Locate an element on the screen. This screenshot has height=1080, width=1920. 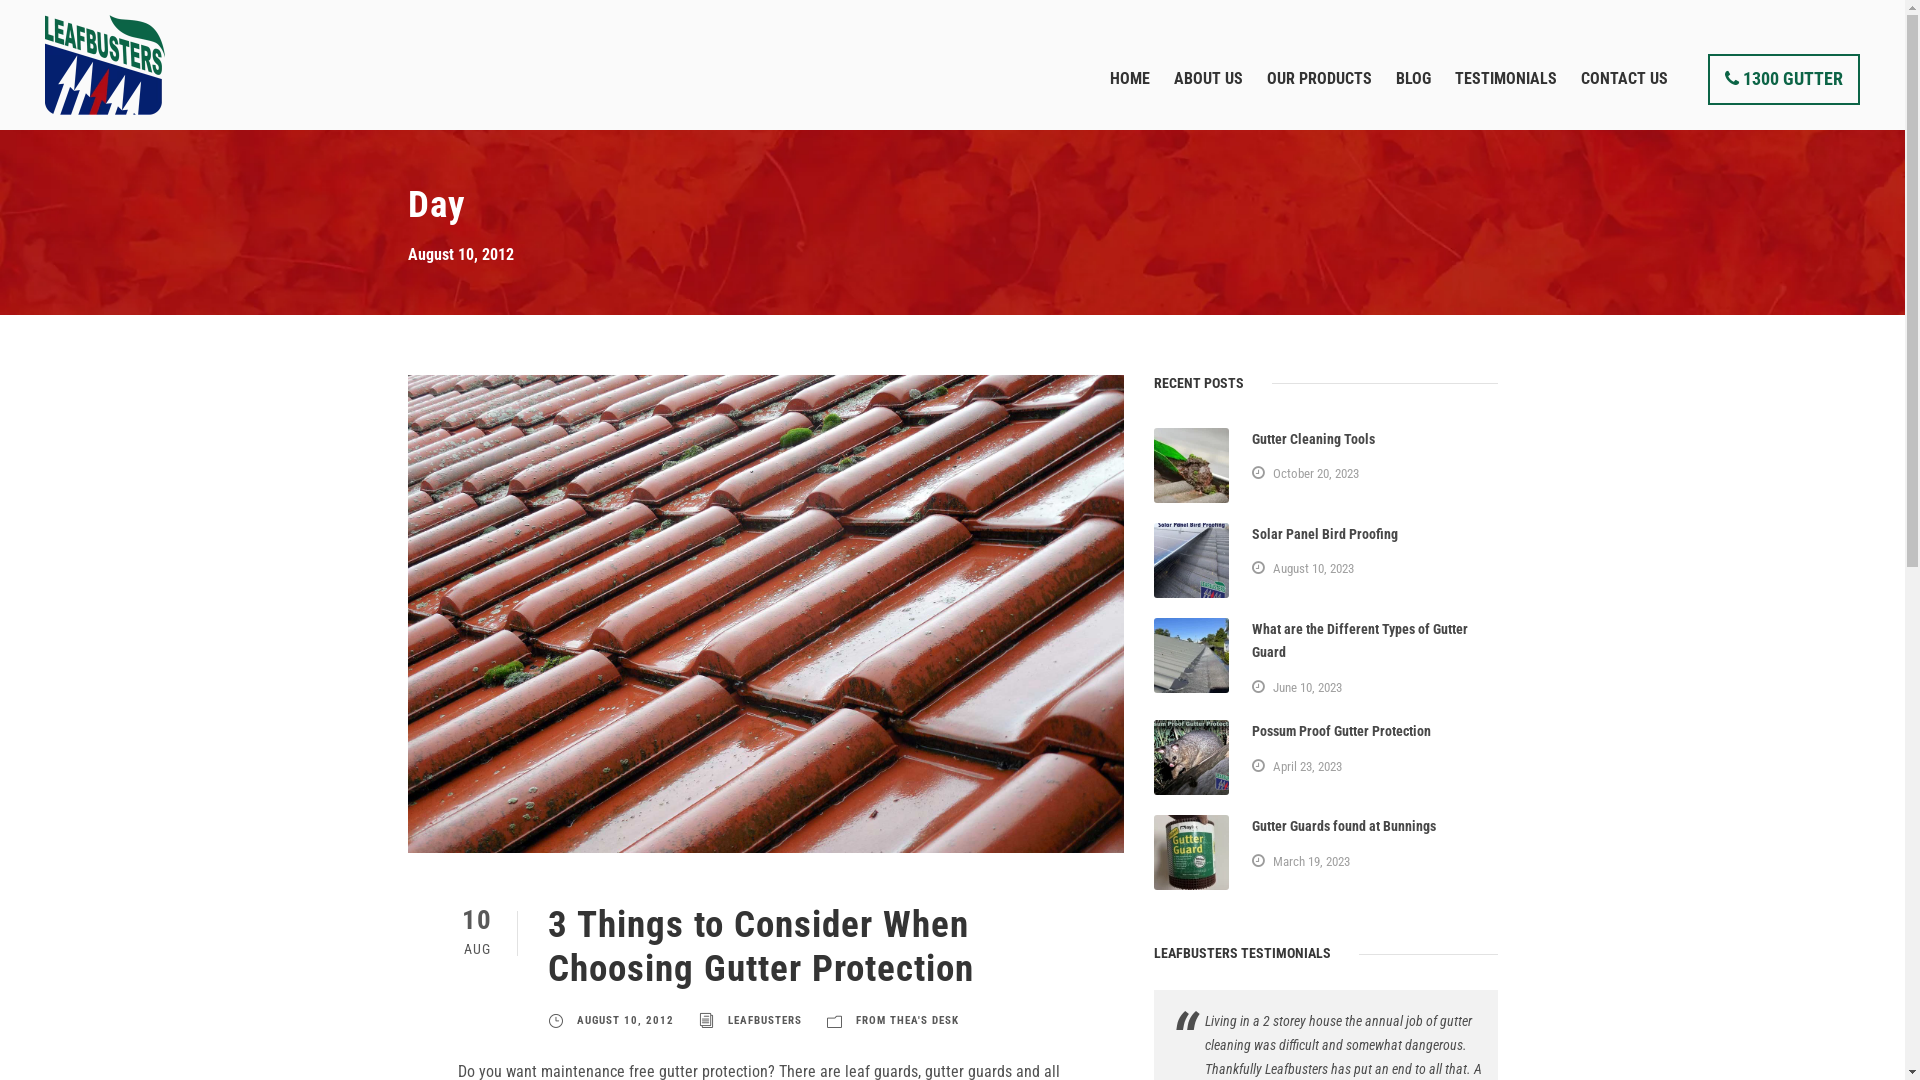
'CONTACT US' is located at coordinates (1624, 97).